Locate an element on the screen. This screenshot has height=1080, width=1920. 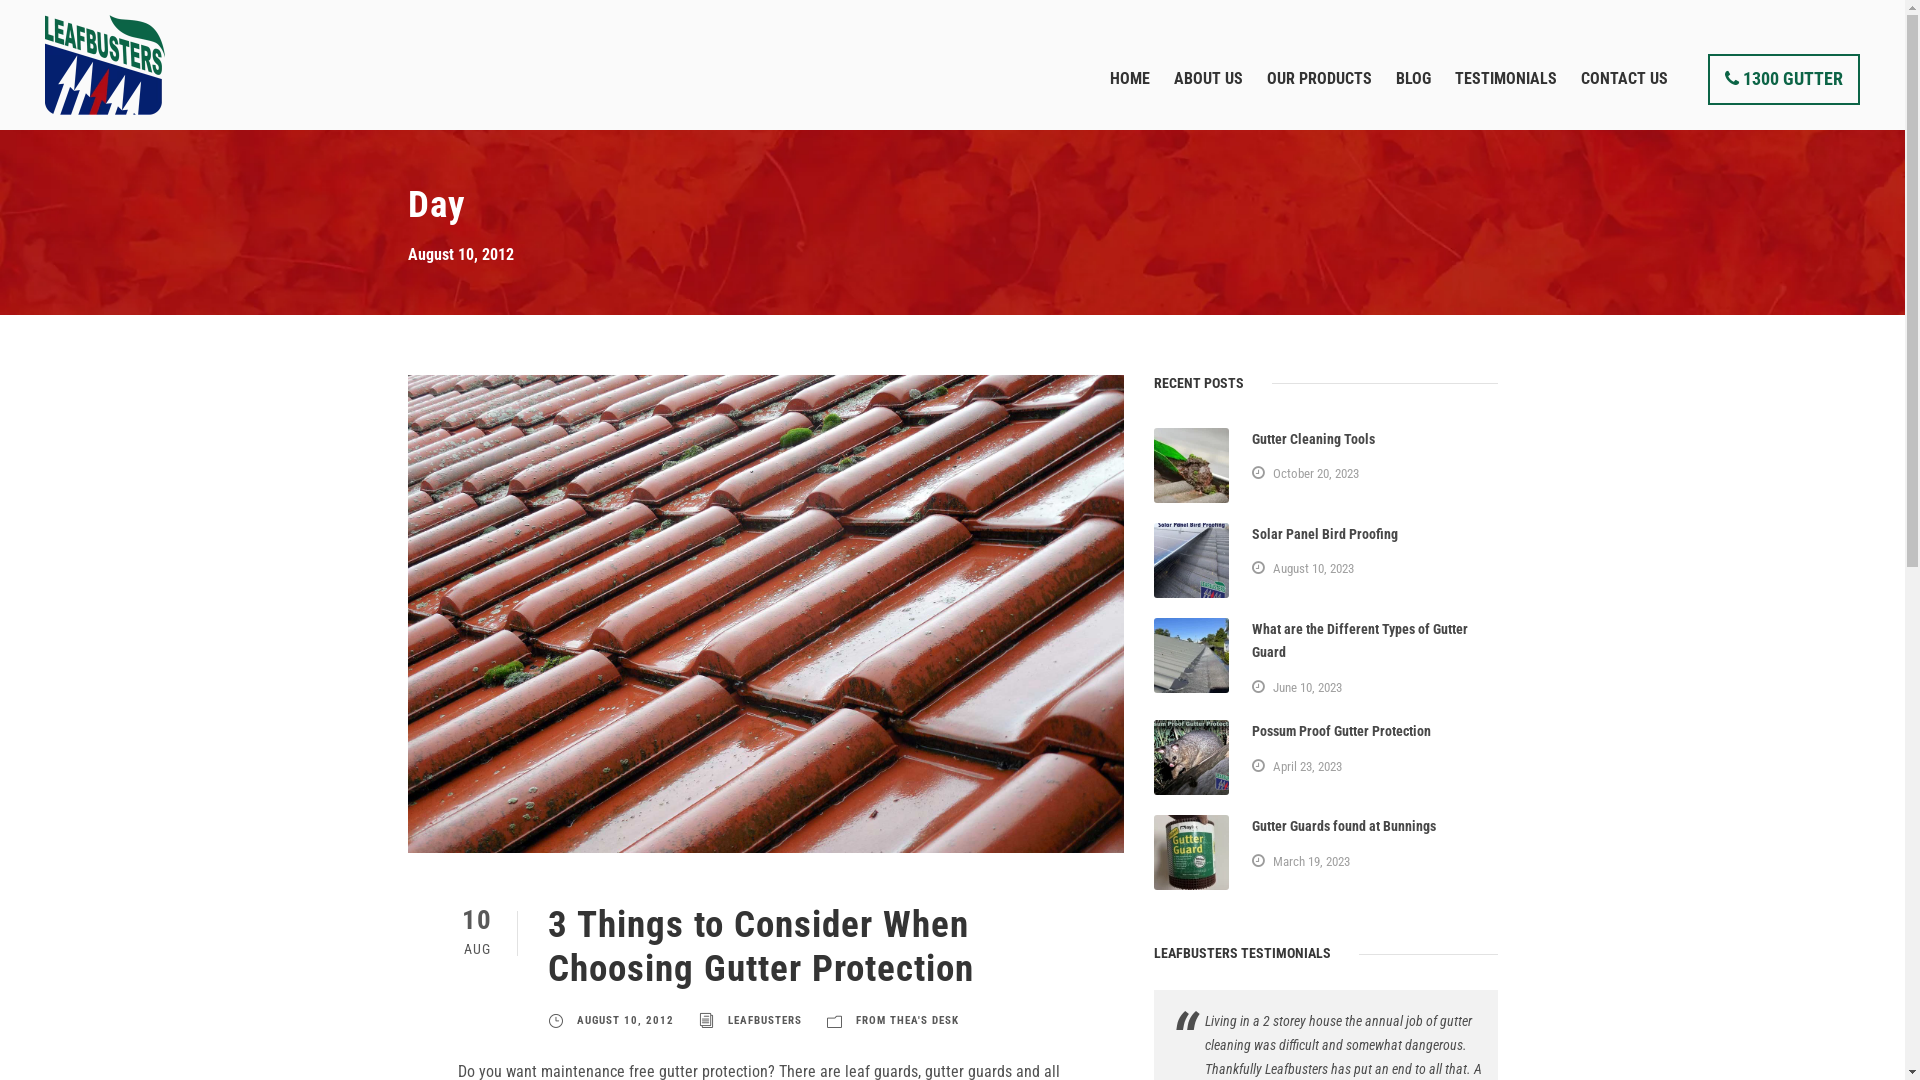
'CONTACT US' is located at coordinates (1624, 97).